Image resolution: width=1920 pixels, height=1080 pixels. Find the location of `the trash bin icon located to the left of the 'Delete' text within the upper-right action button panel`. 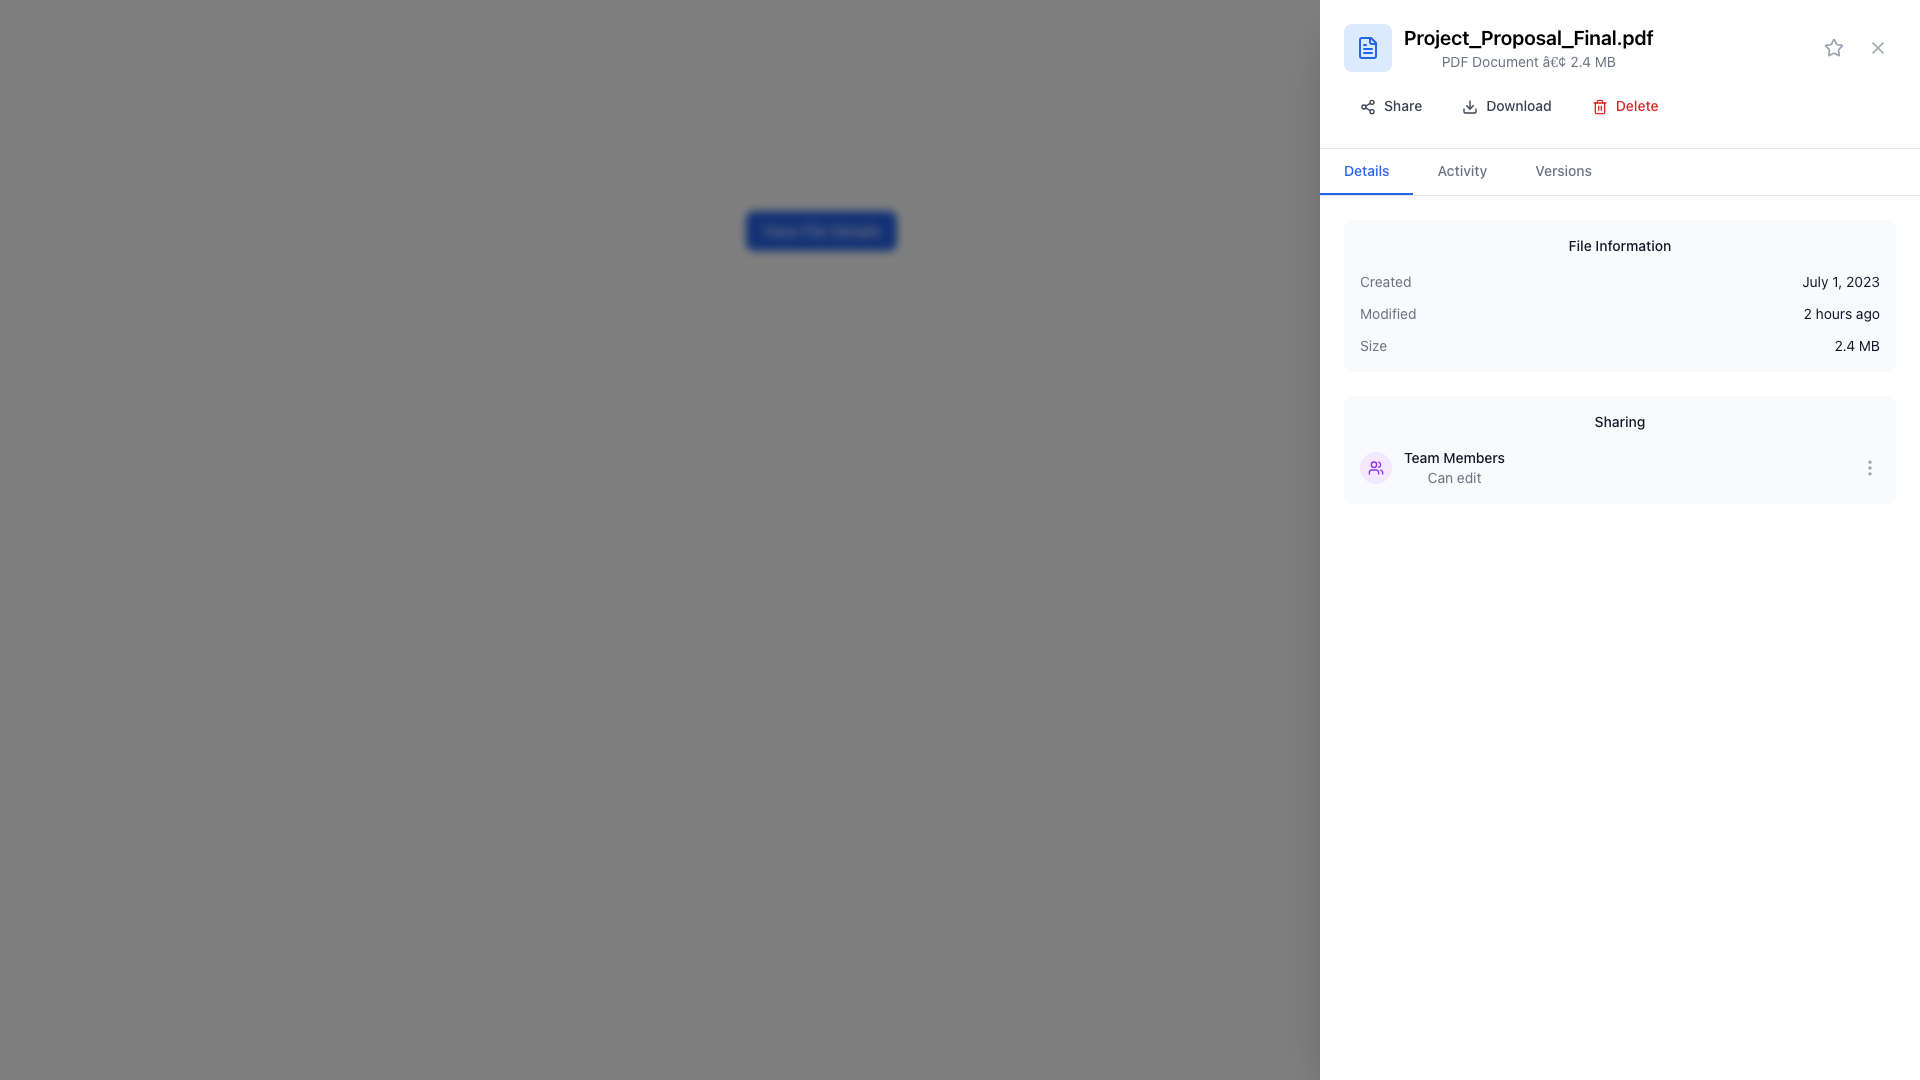

the trash bin icon located to the left of the 'Delete' text within the upper-right action button panel is located at coordinates (1598, 107).